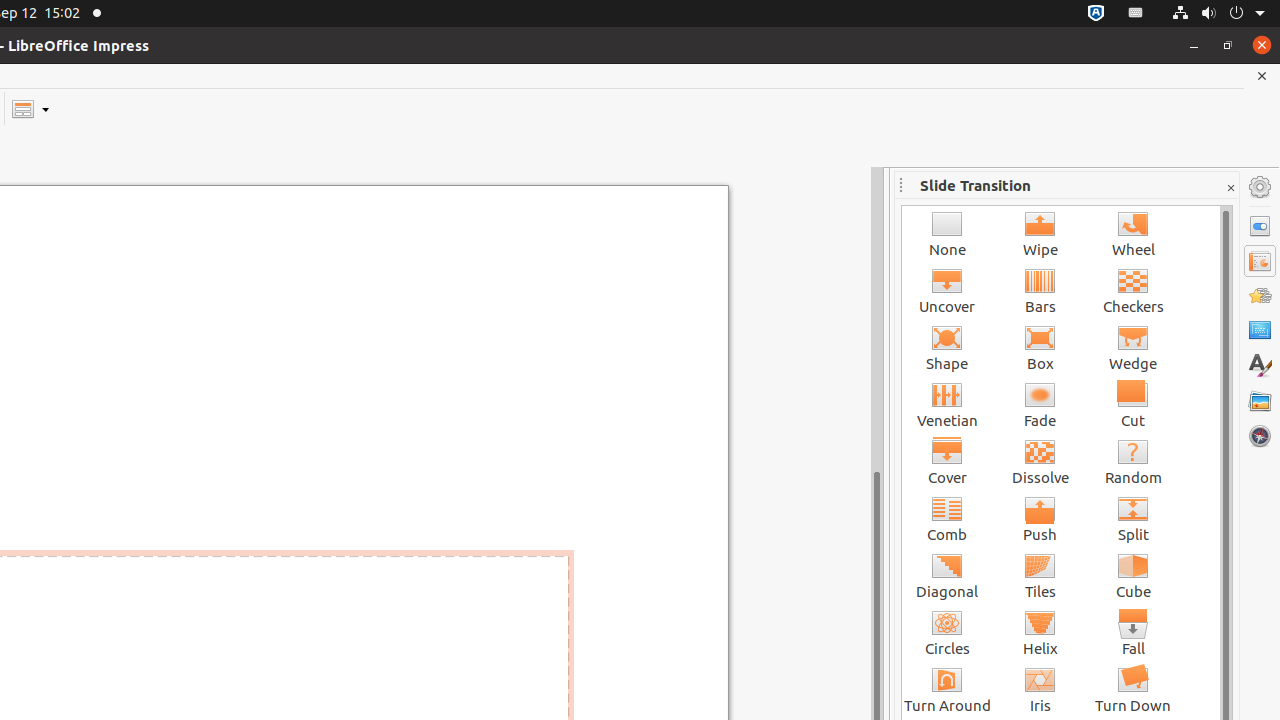 This screenshot has height=720, width=1280. What do you see at coordinates (946, 290) in the screenshot?
I see `'Uncover'` at bounding box center [946, 290].